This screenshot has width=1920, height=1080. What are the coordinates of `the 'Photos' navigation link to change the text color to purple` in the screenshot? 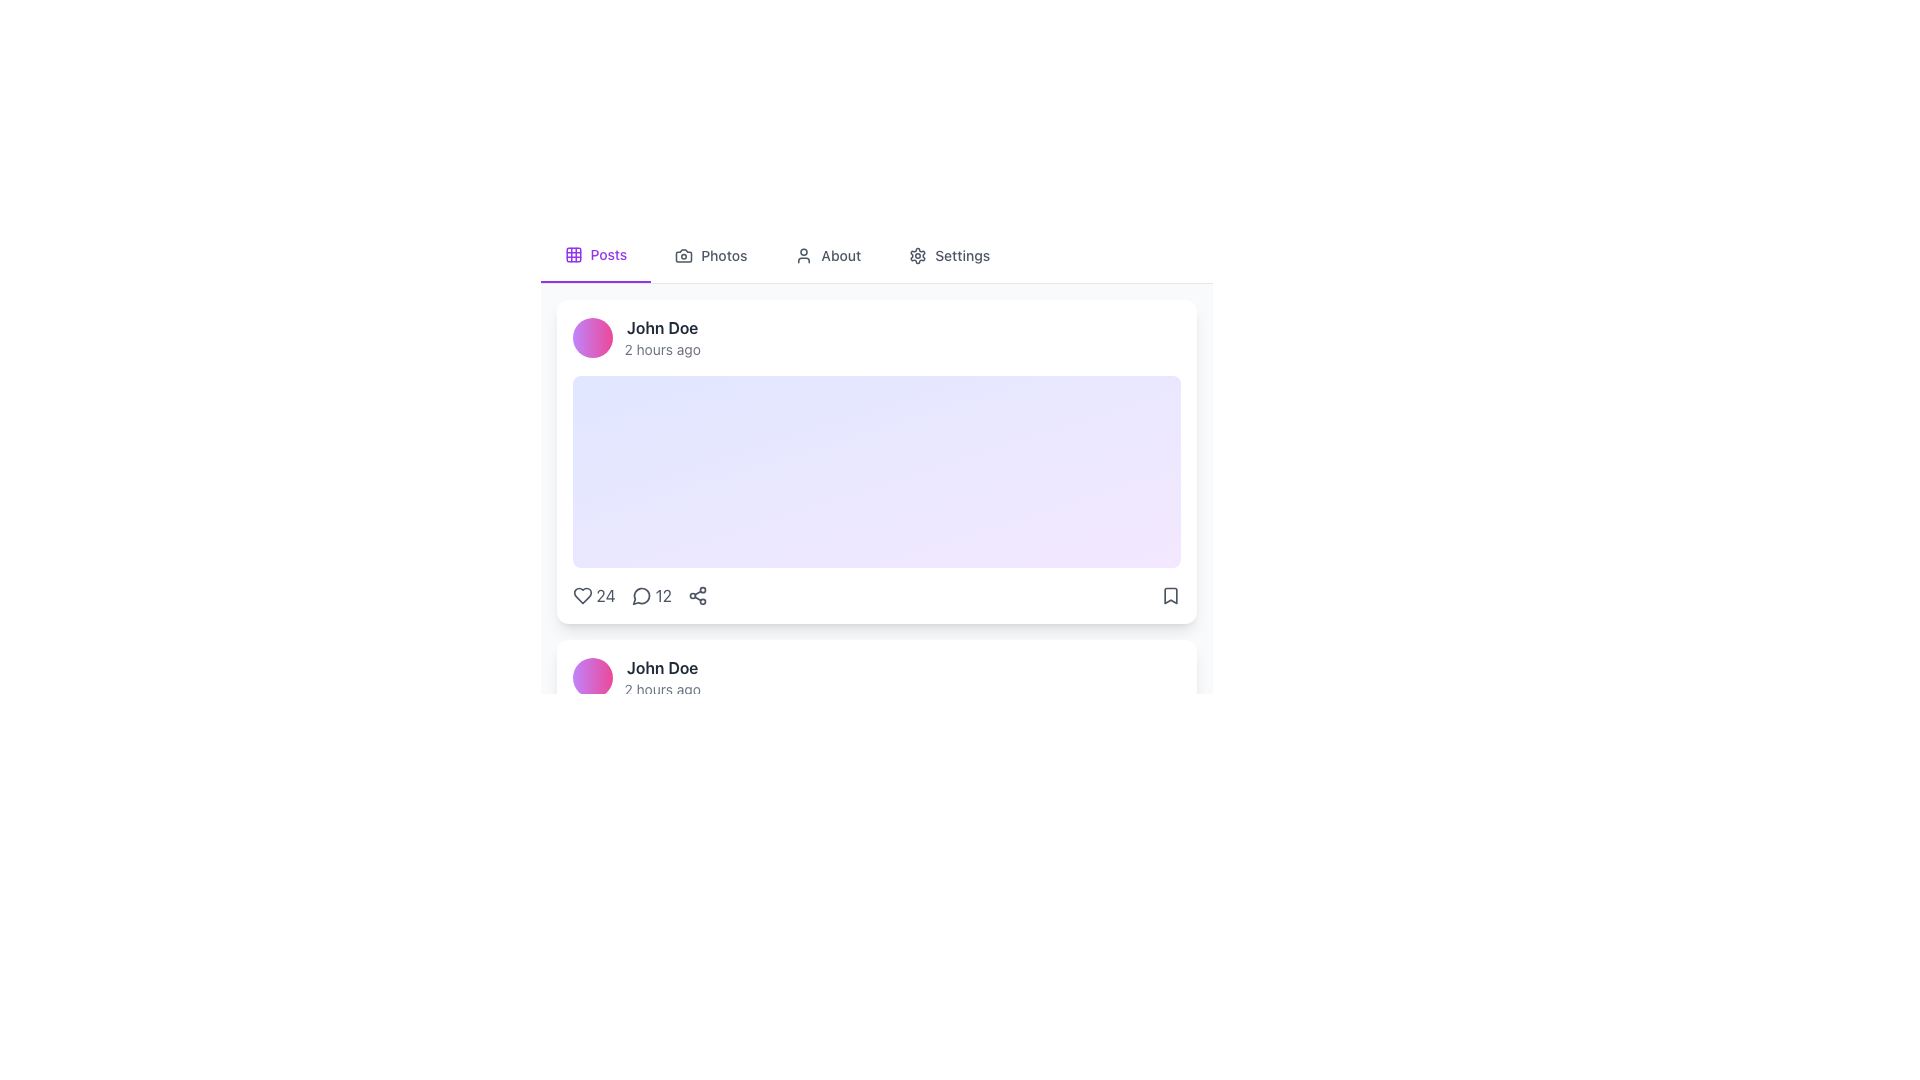 It's located at (711, 254).